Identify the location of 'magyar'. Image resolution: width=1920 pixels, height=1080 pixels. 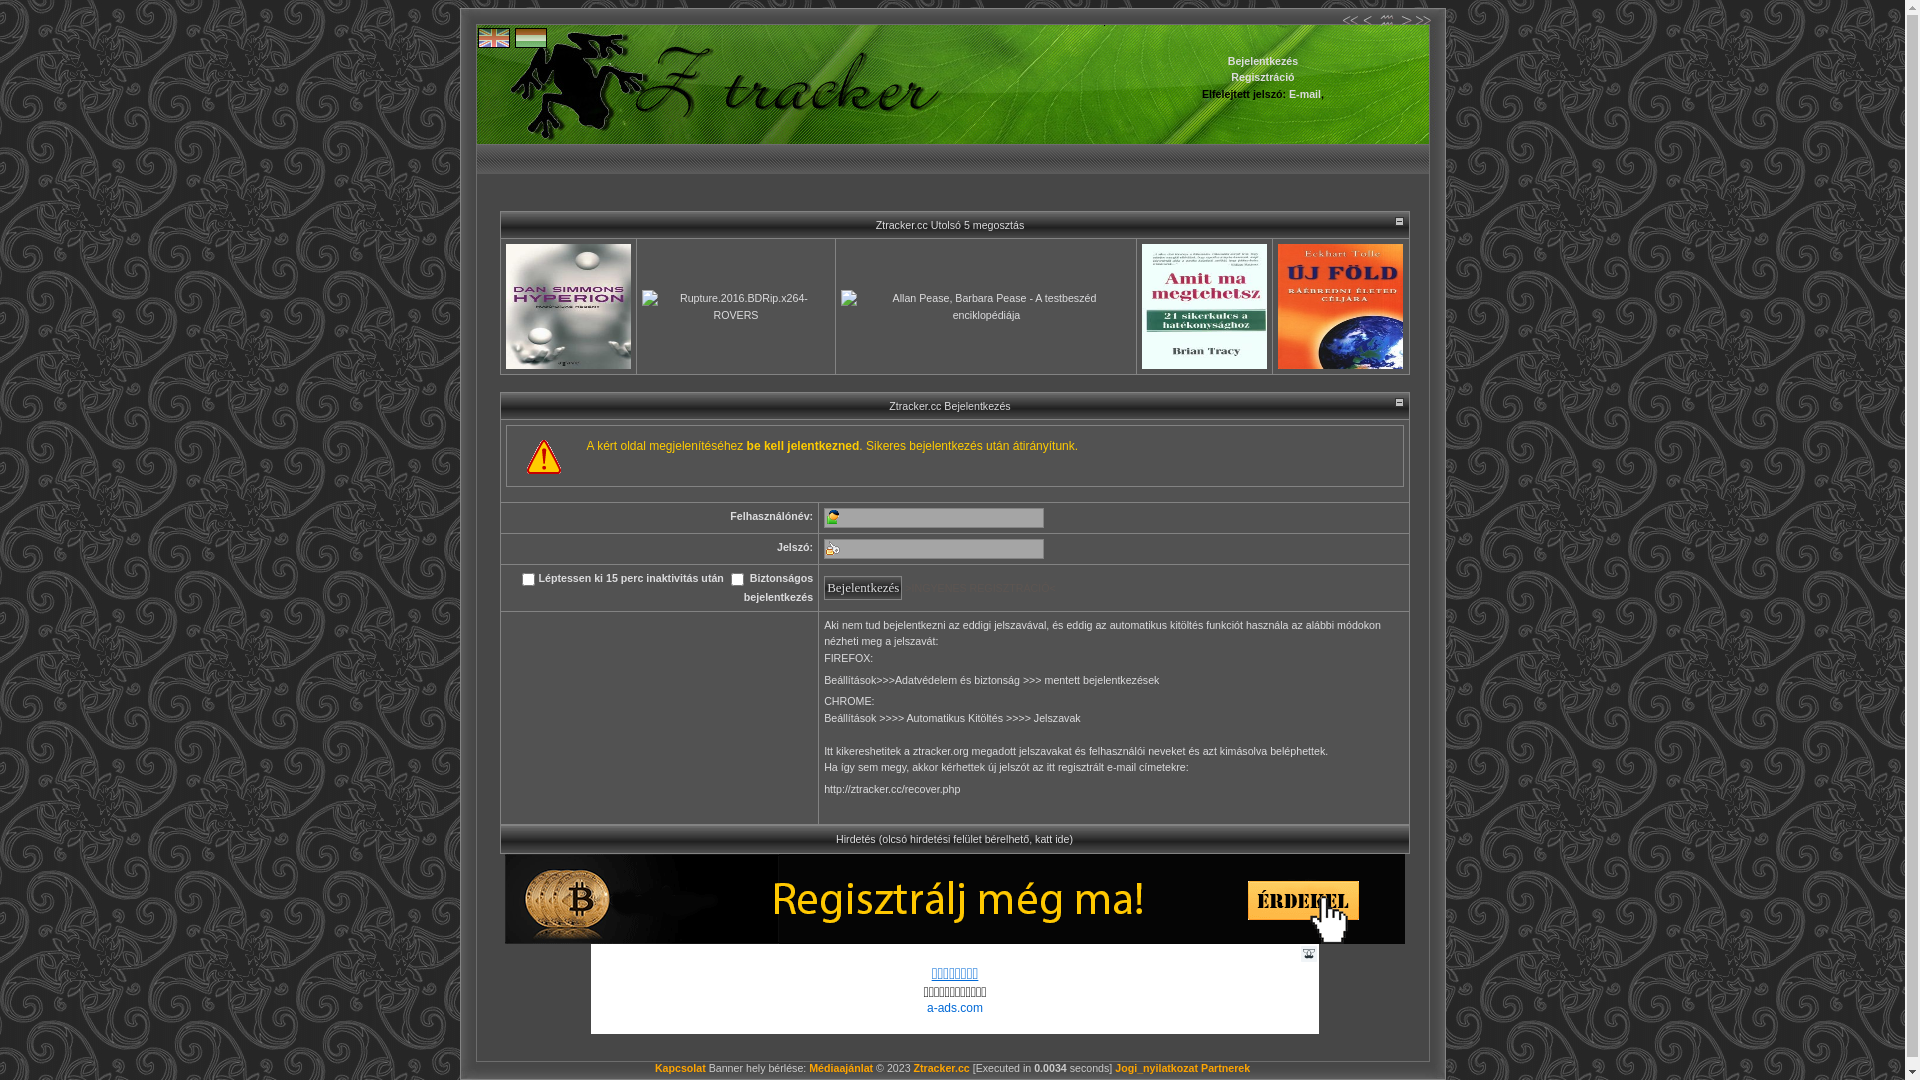
(531, 38).